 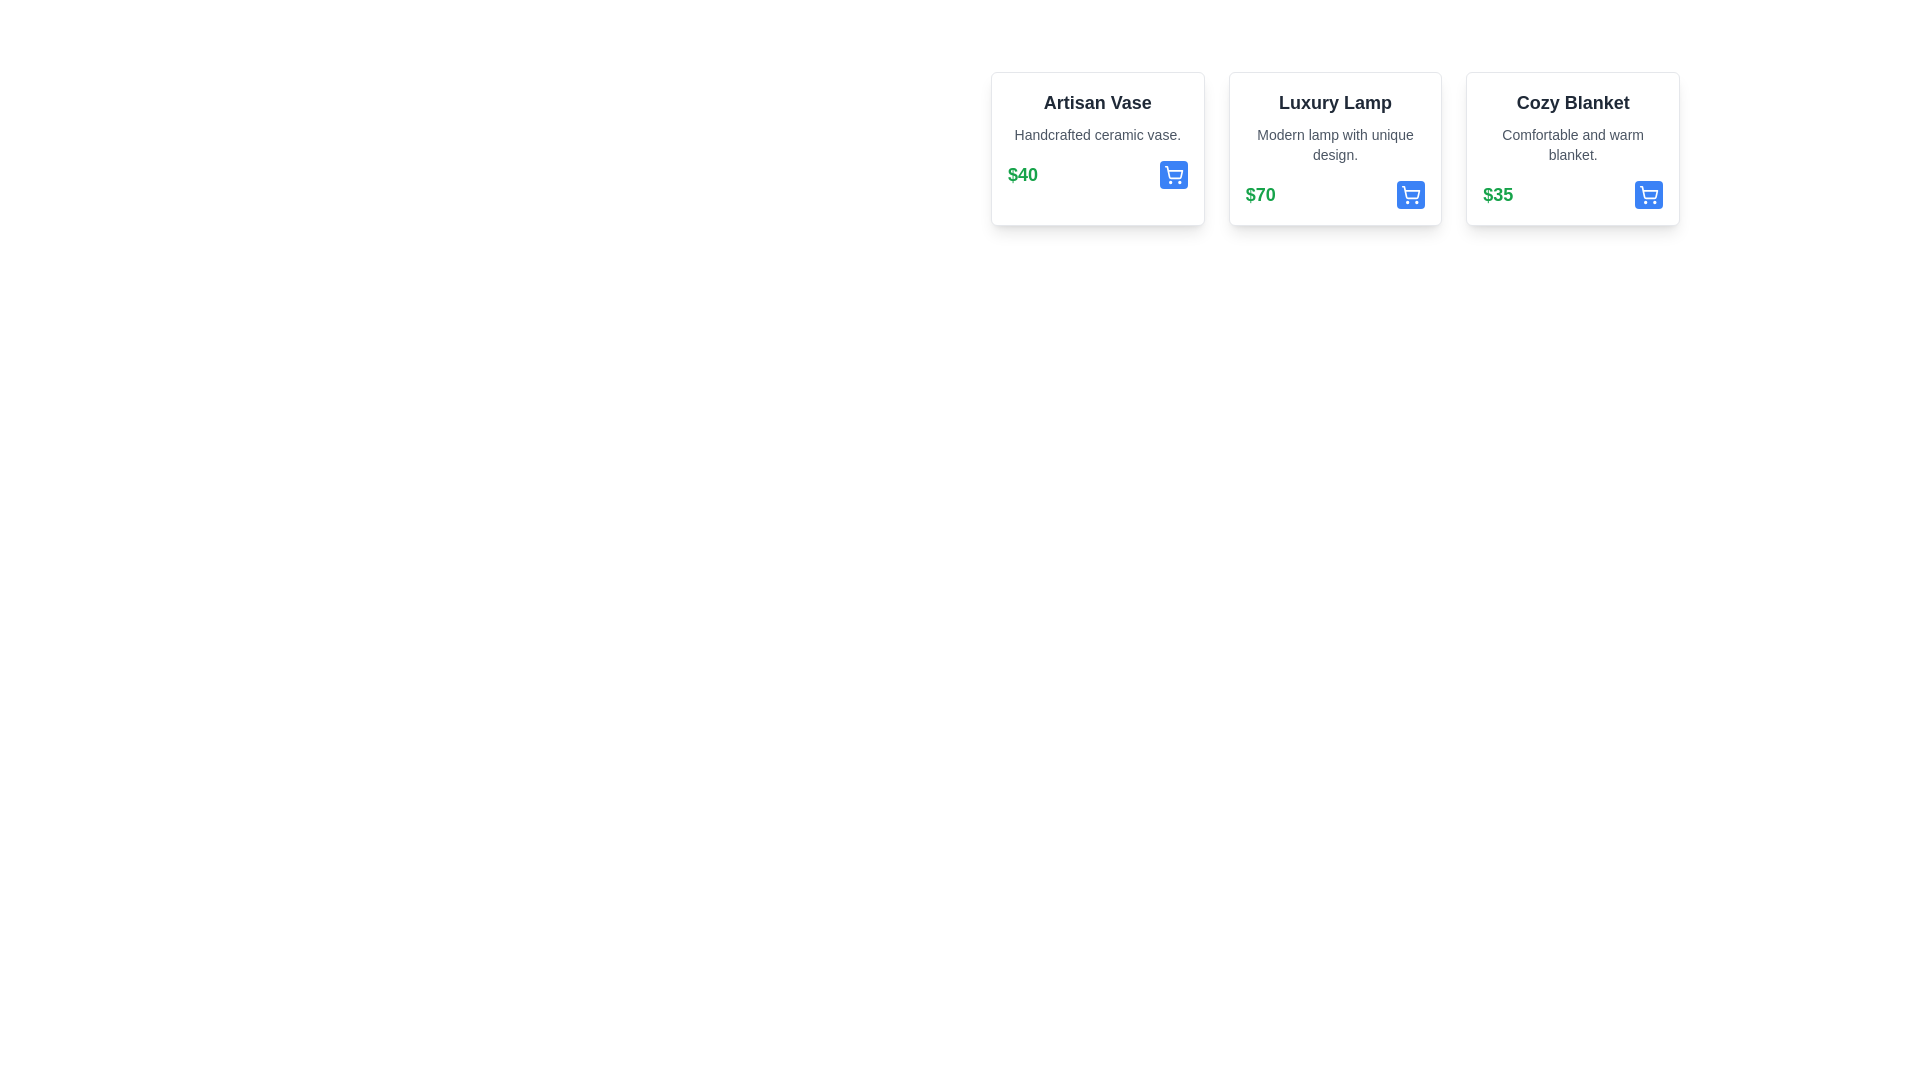 What do you see at coordinates (1173, 173) in the screenshot?
I see `the Shopping Cart Icon located within the blue button at the bottom right corner of the 'Artisan Vase' card` at bounding box center [1173, 173].